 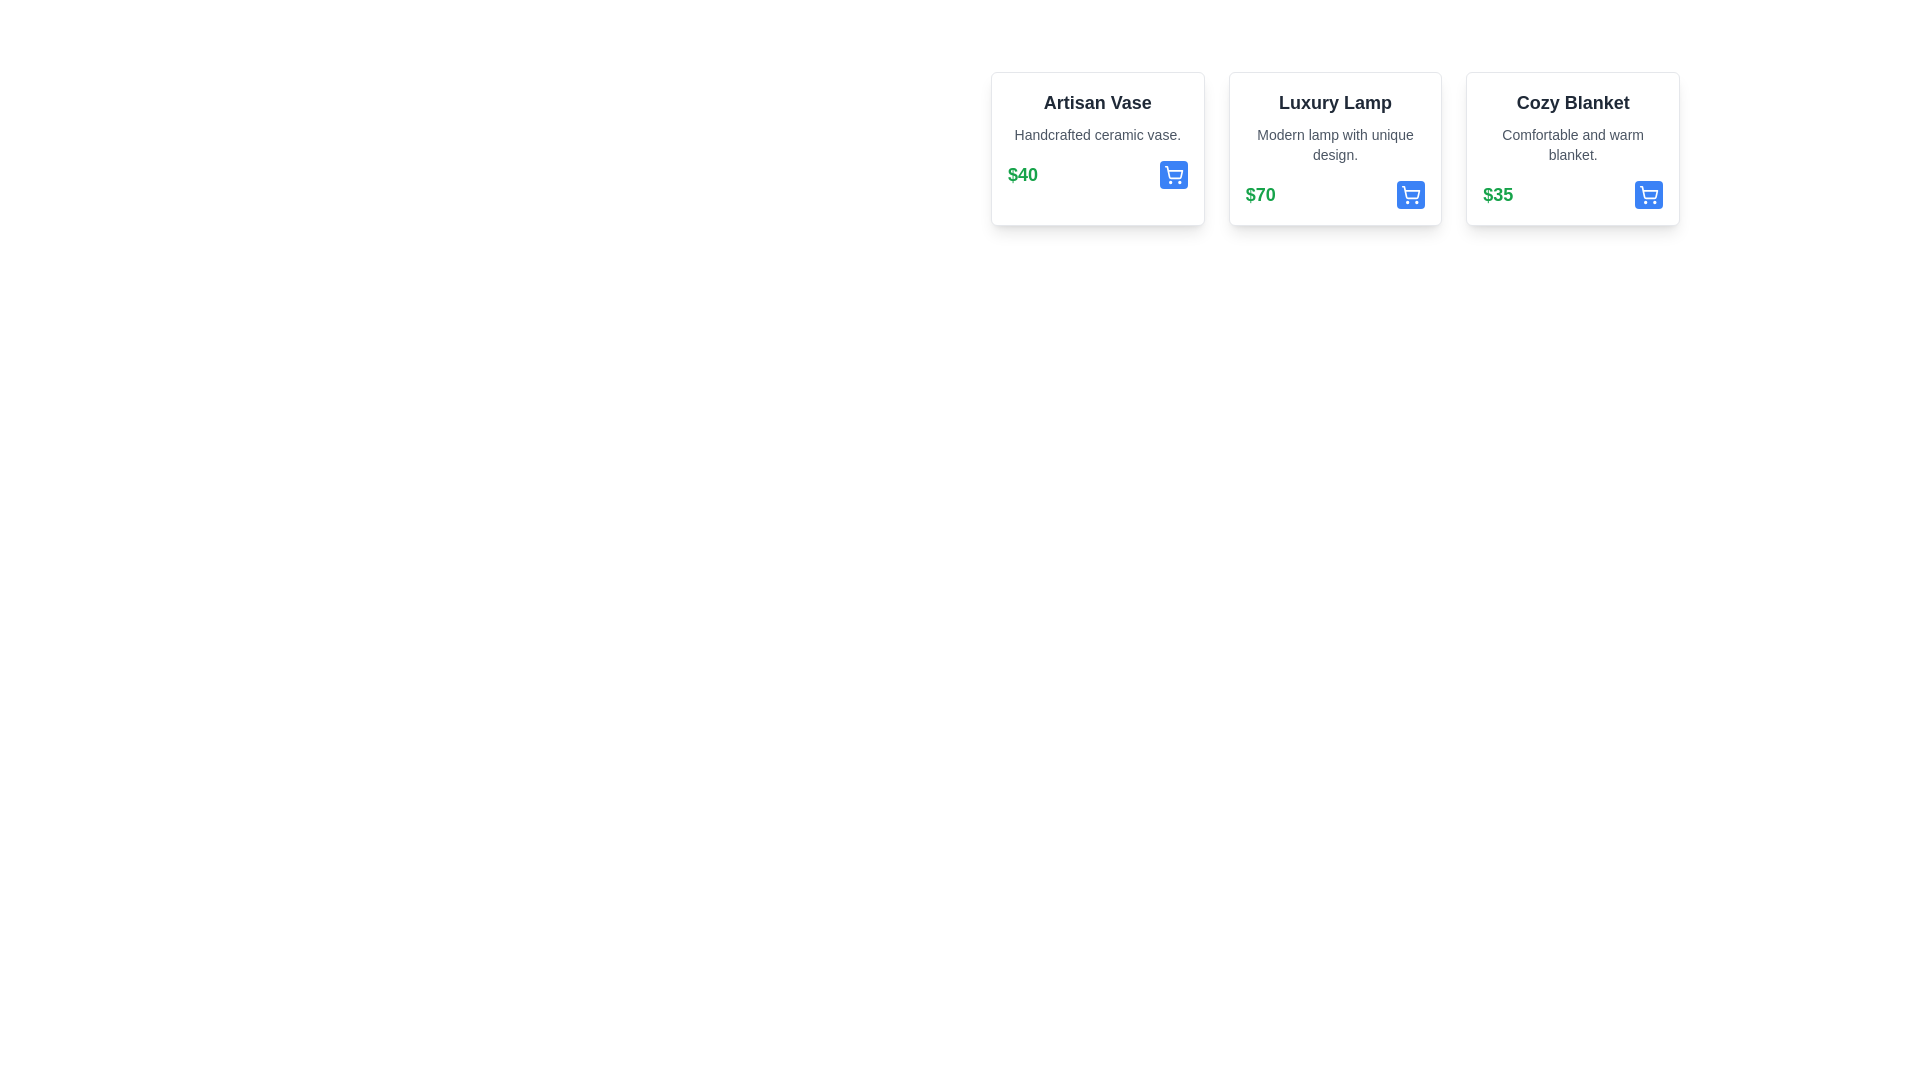 What do you see at coordinates (1173, 173) in the screenshot?
I see `the Shopping Cart Icon located within the blue button at the bottom right corner of the 'Artisan Vase' card` at bounding box center [1173, 173].